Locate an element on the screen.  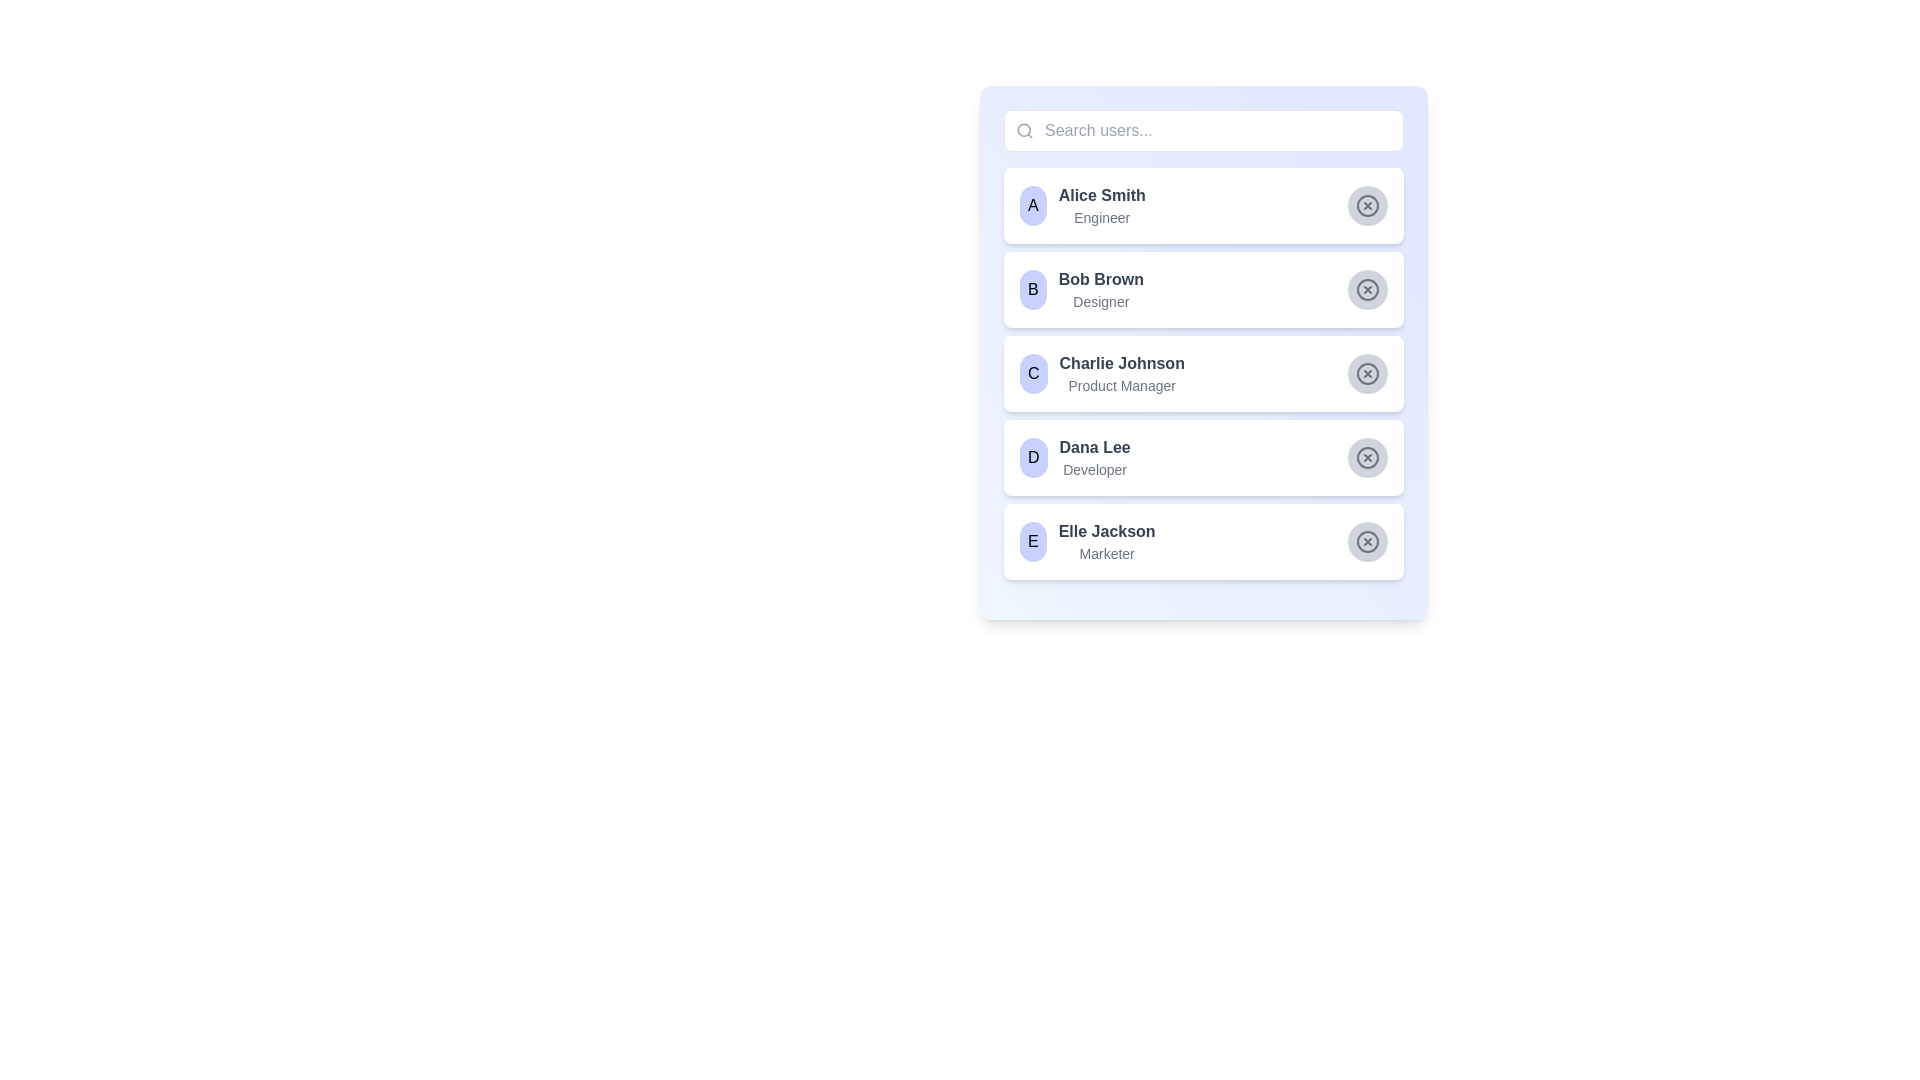
static text element displaying the name and role of the user (Elle Jackson, Marketer) located at the bottom-most entry of the user list is located at coordinates (1106, 542).